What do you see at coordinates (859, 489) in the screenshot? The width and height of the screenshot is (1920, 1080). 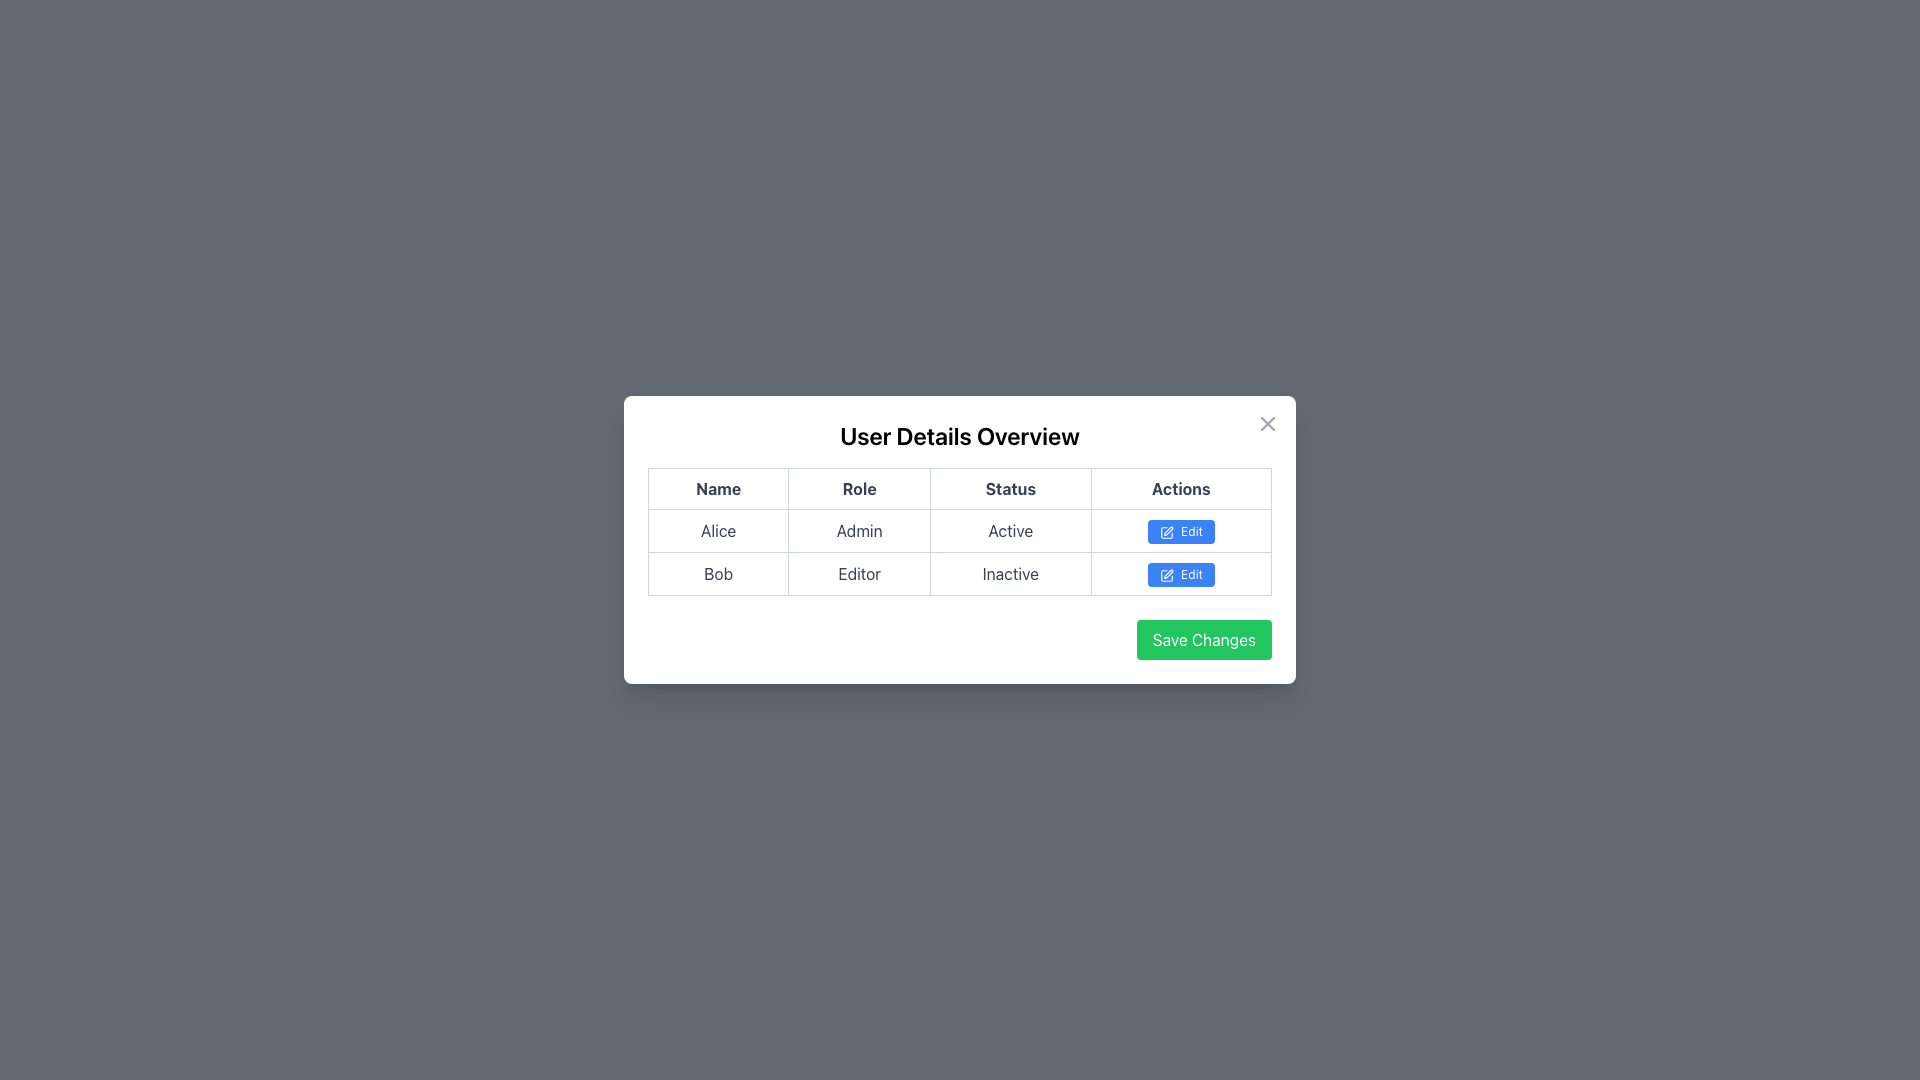 I see `the 'Role' column header cell in the table to identify the 'Role' column` at bounding box center [859, 489].